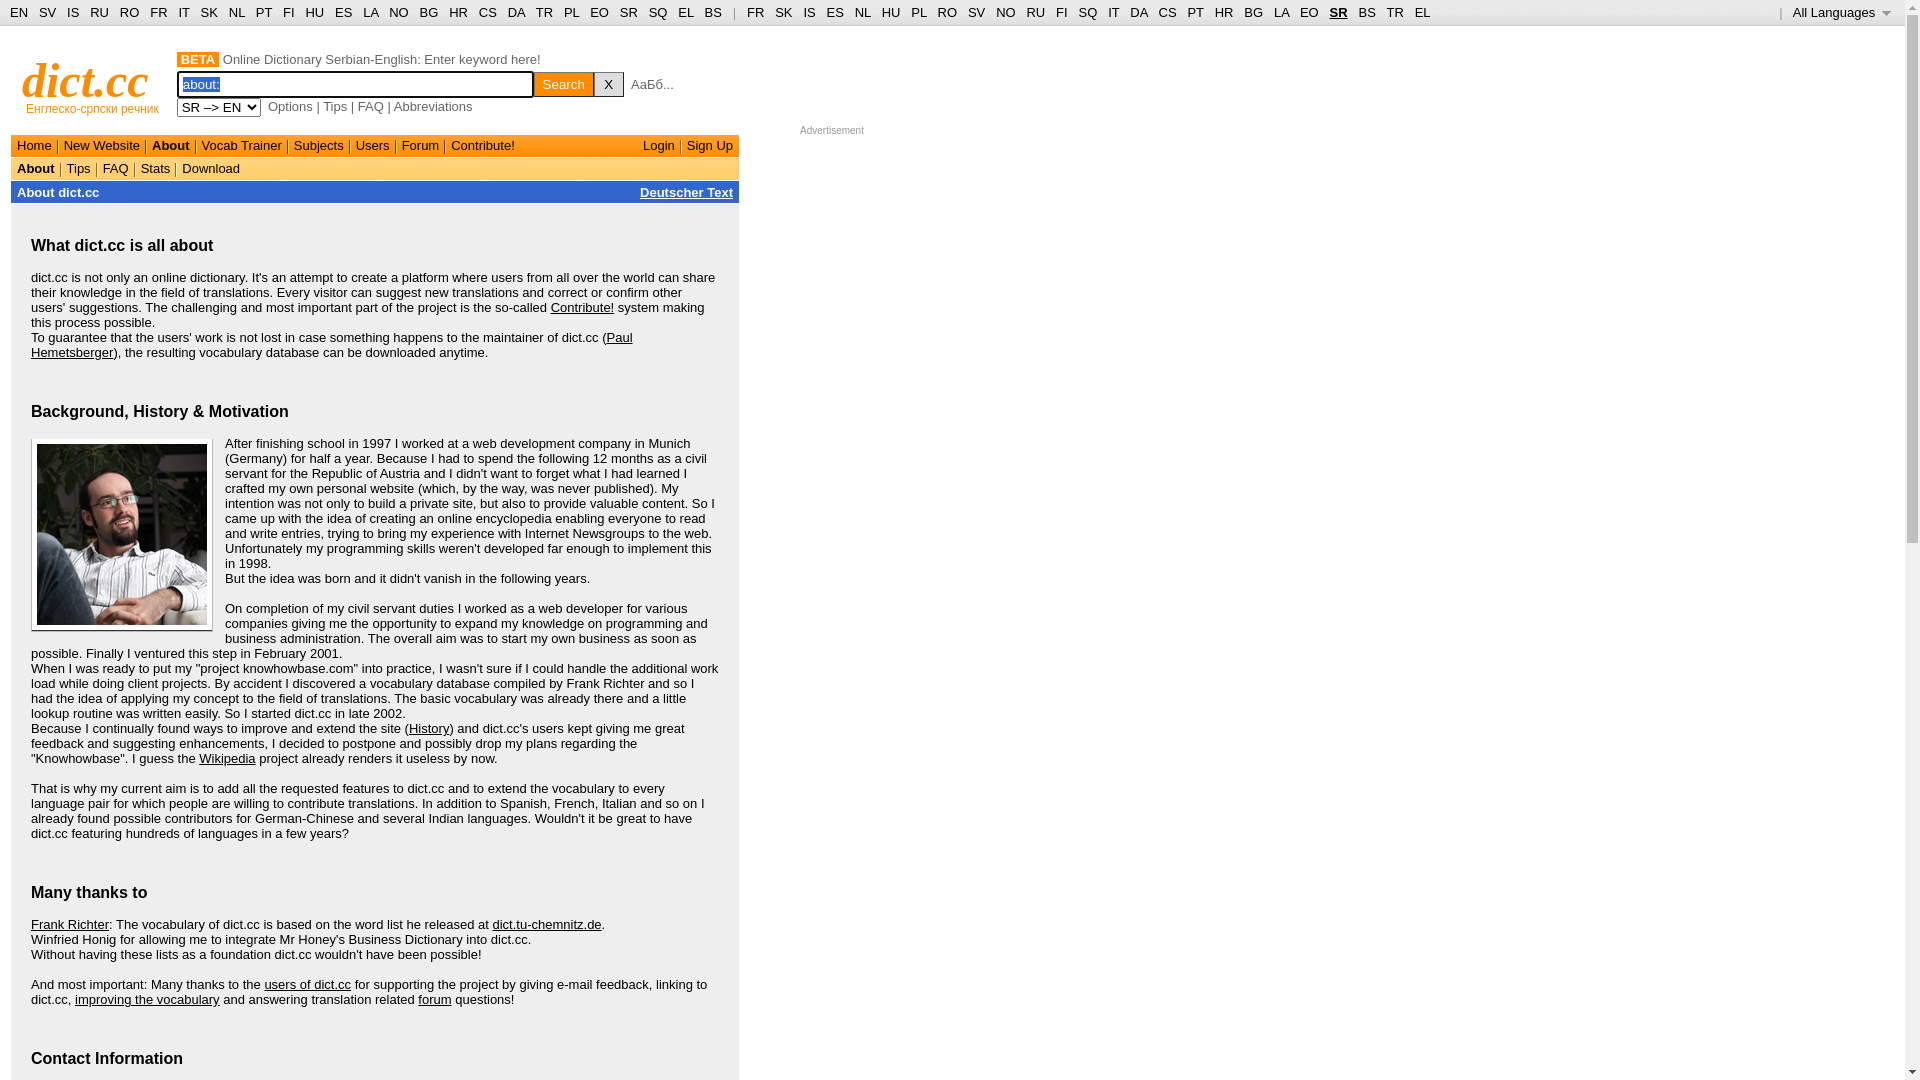 The image size is (1920, 1080). Describe the element at coordinates (1112, 12) in the screenshot. I see `'IT'` at that location.